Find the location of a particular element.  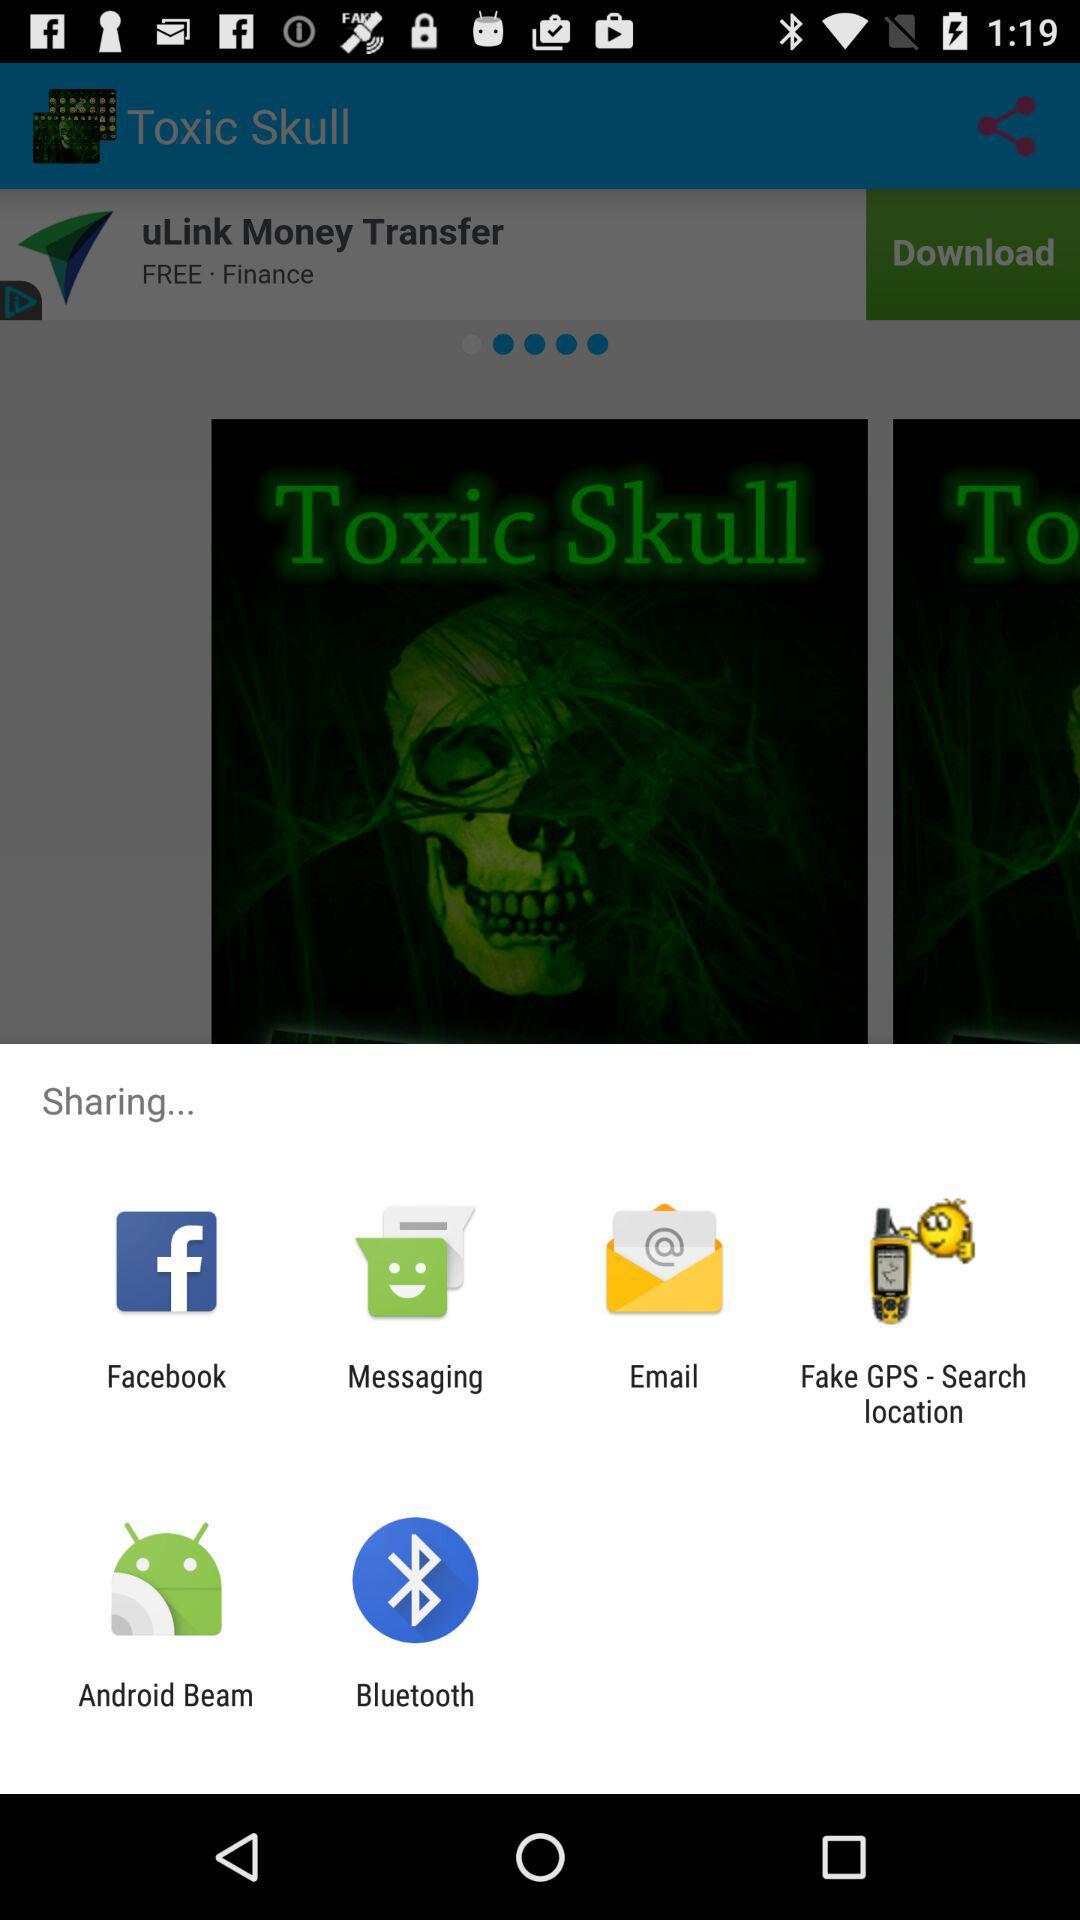

app to the right of the email is located at coordinates (913, 1392).